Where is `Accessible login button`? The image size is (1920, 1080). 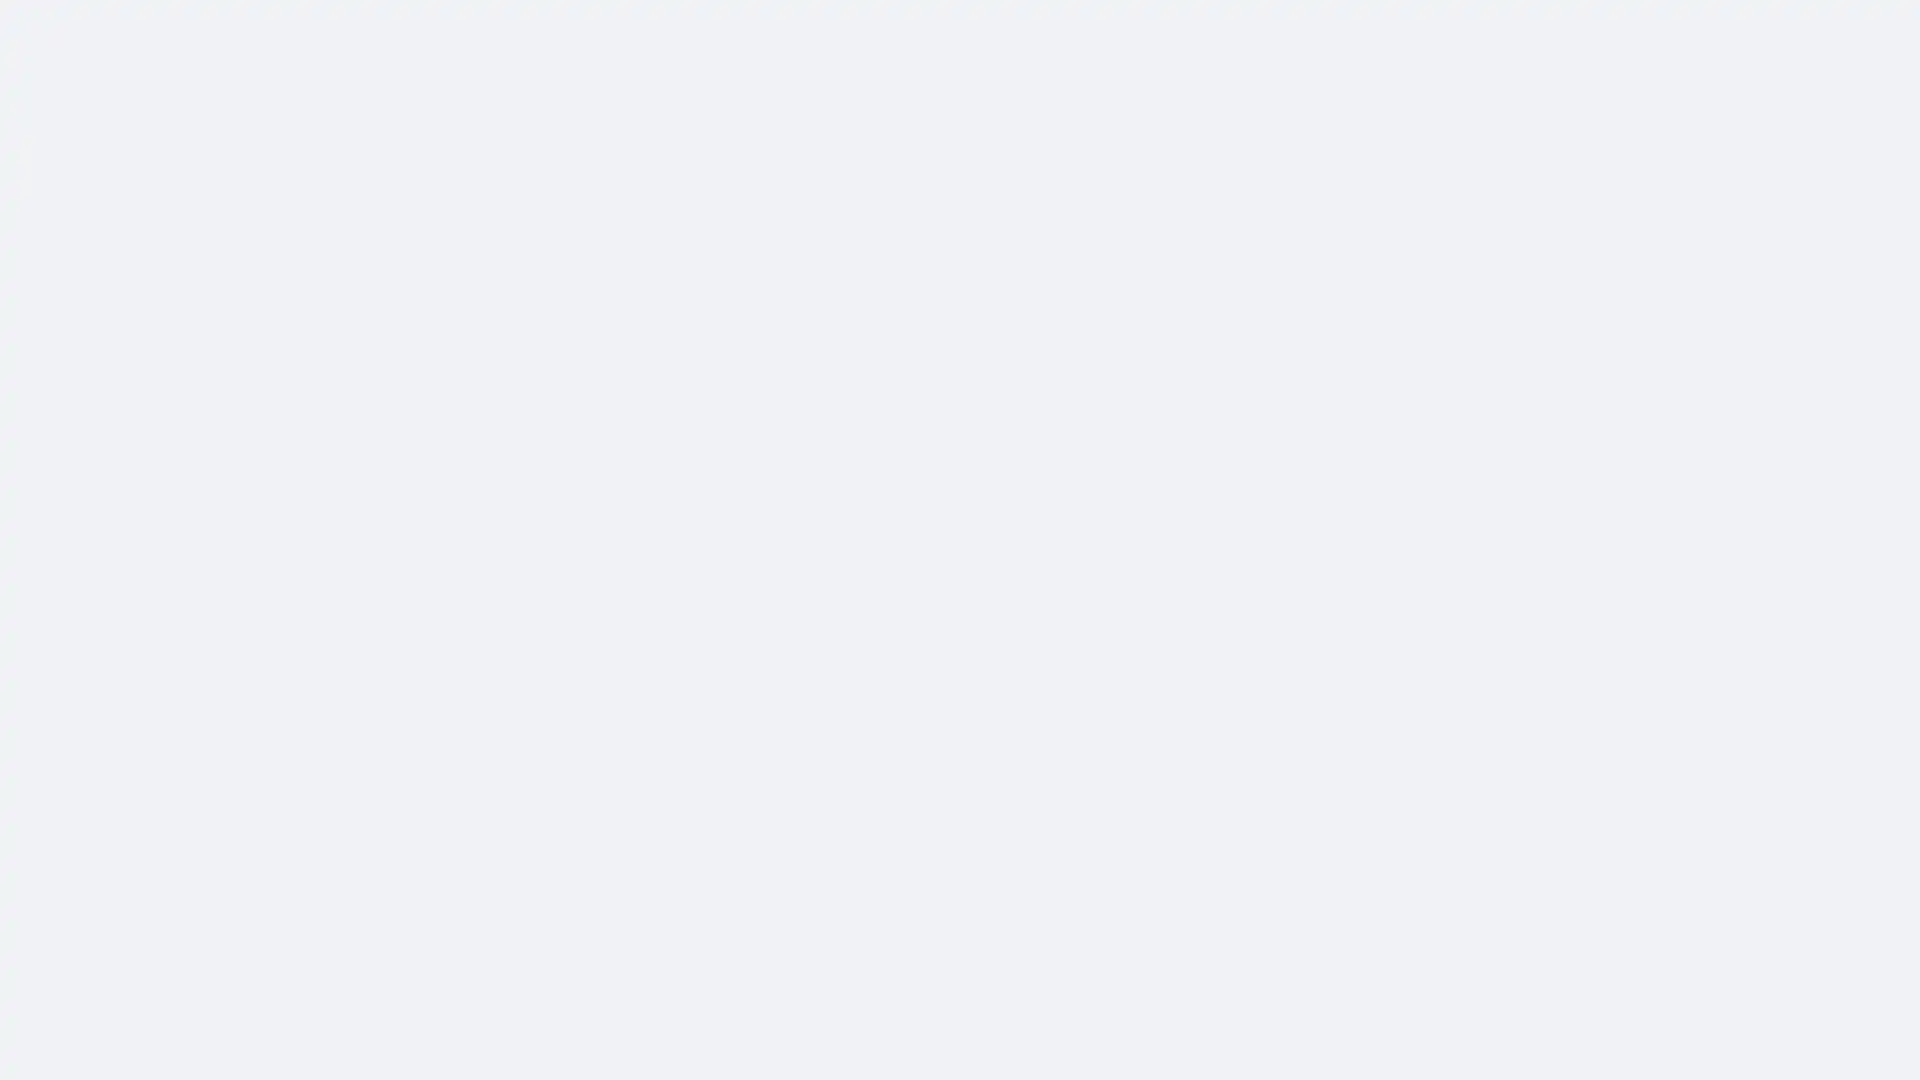
Accessible login button is located at coordinates (1714, 27).